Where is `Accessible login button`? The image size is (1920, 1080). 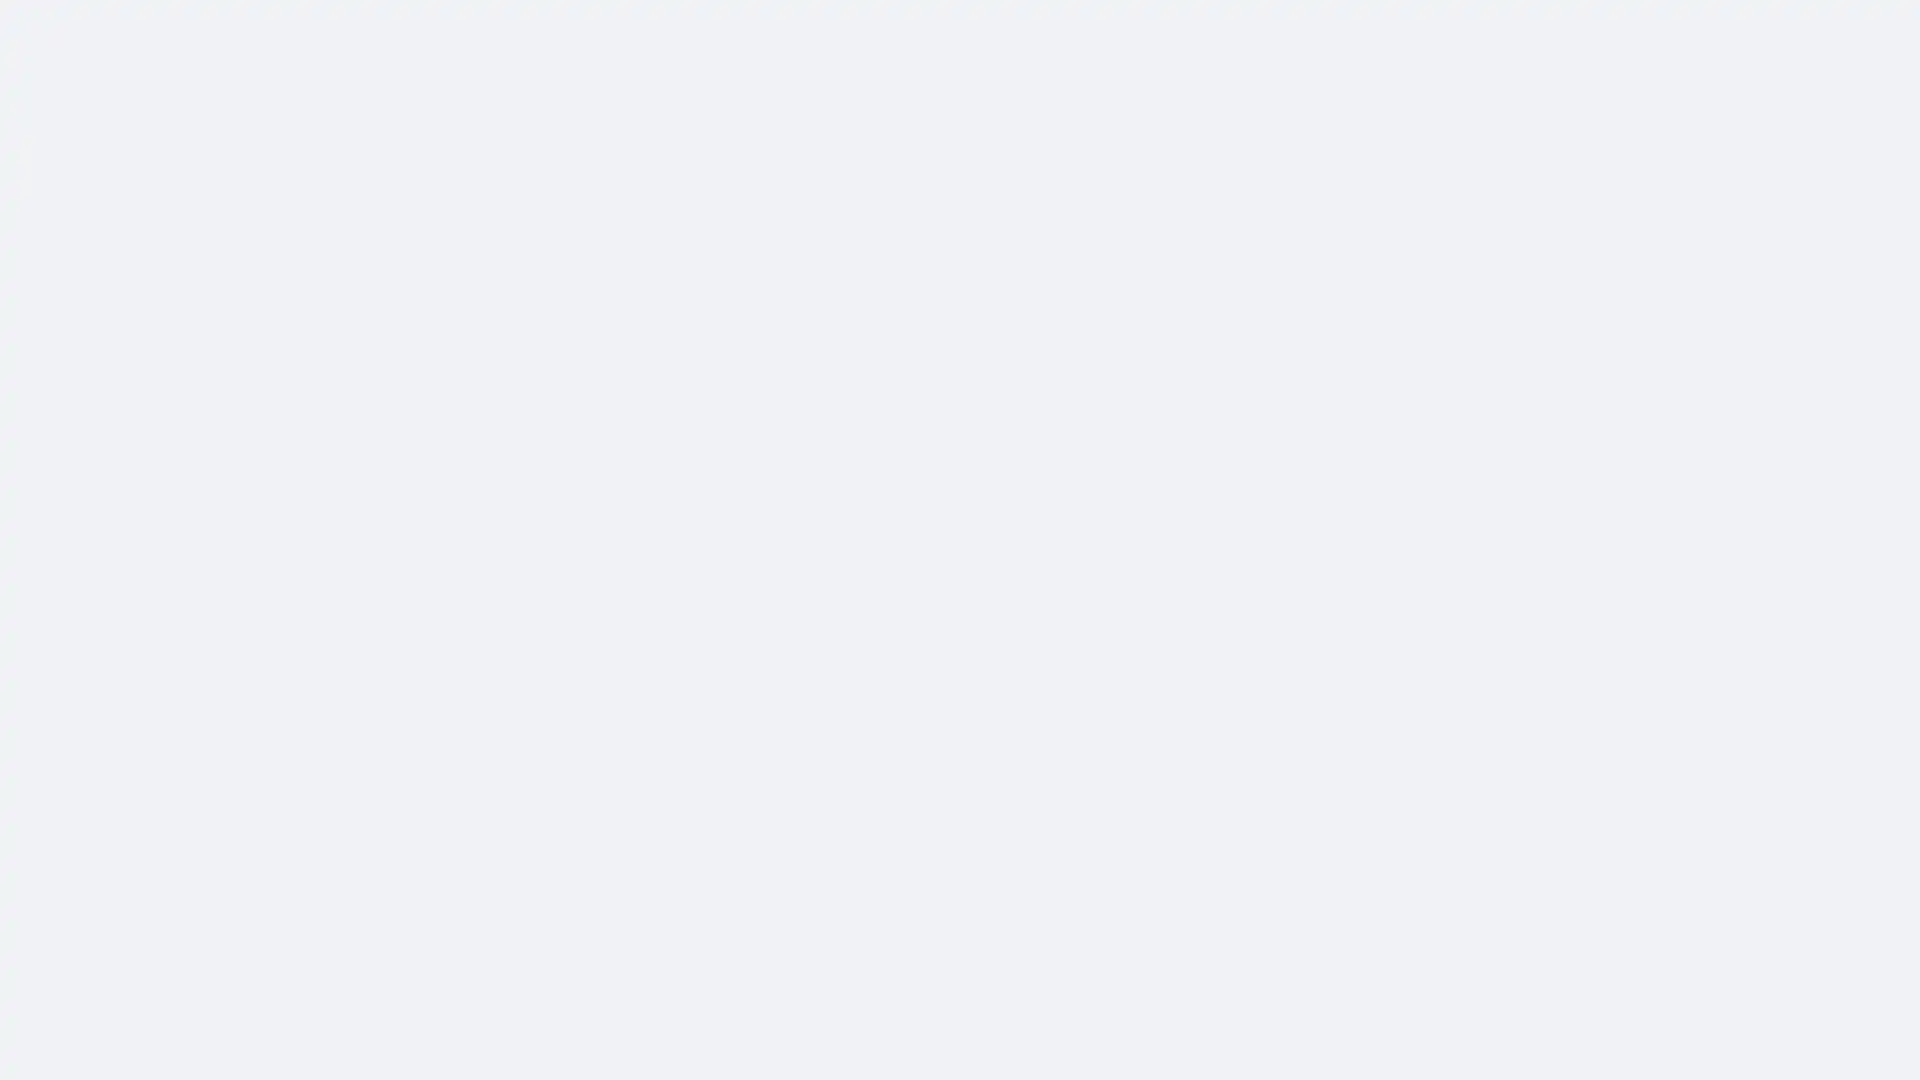
Accessible login button is located at coordinates (1714, 27).